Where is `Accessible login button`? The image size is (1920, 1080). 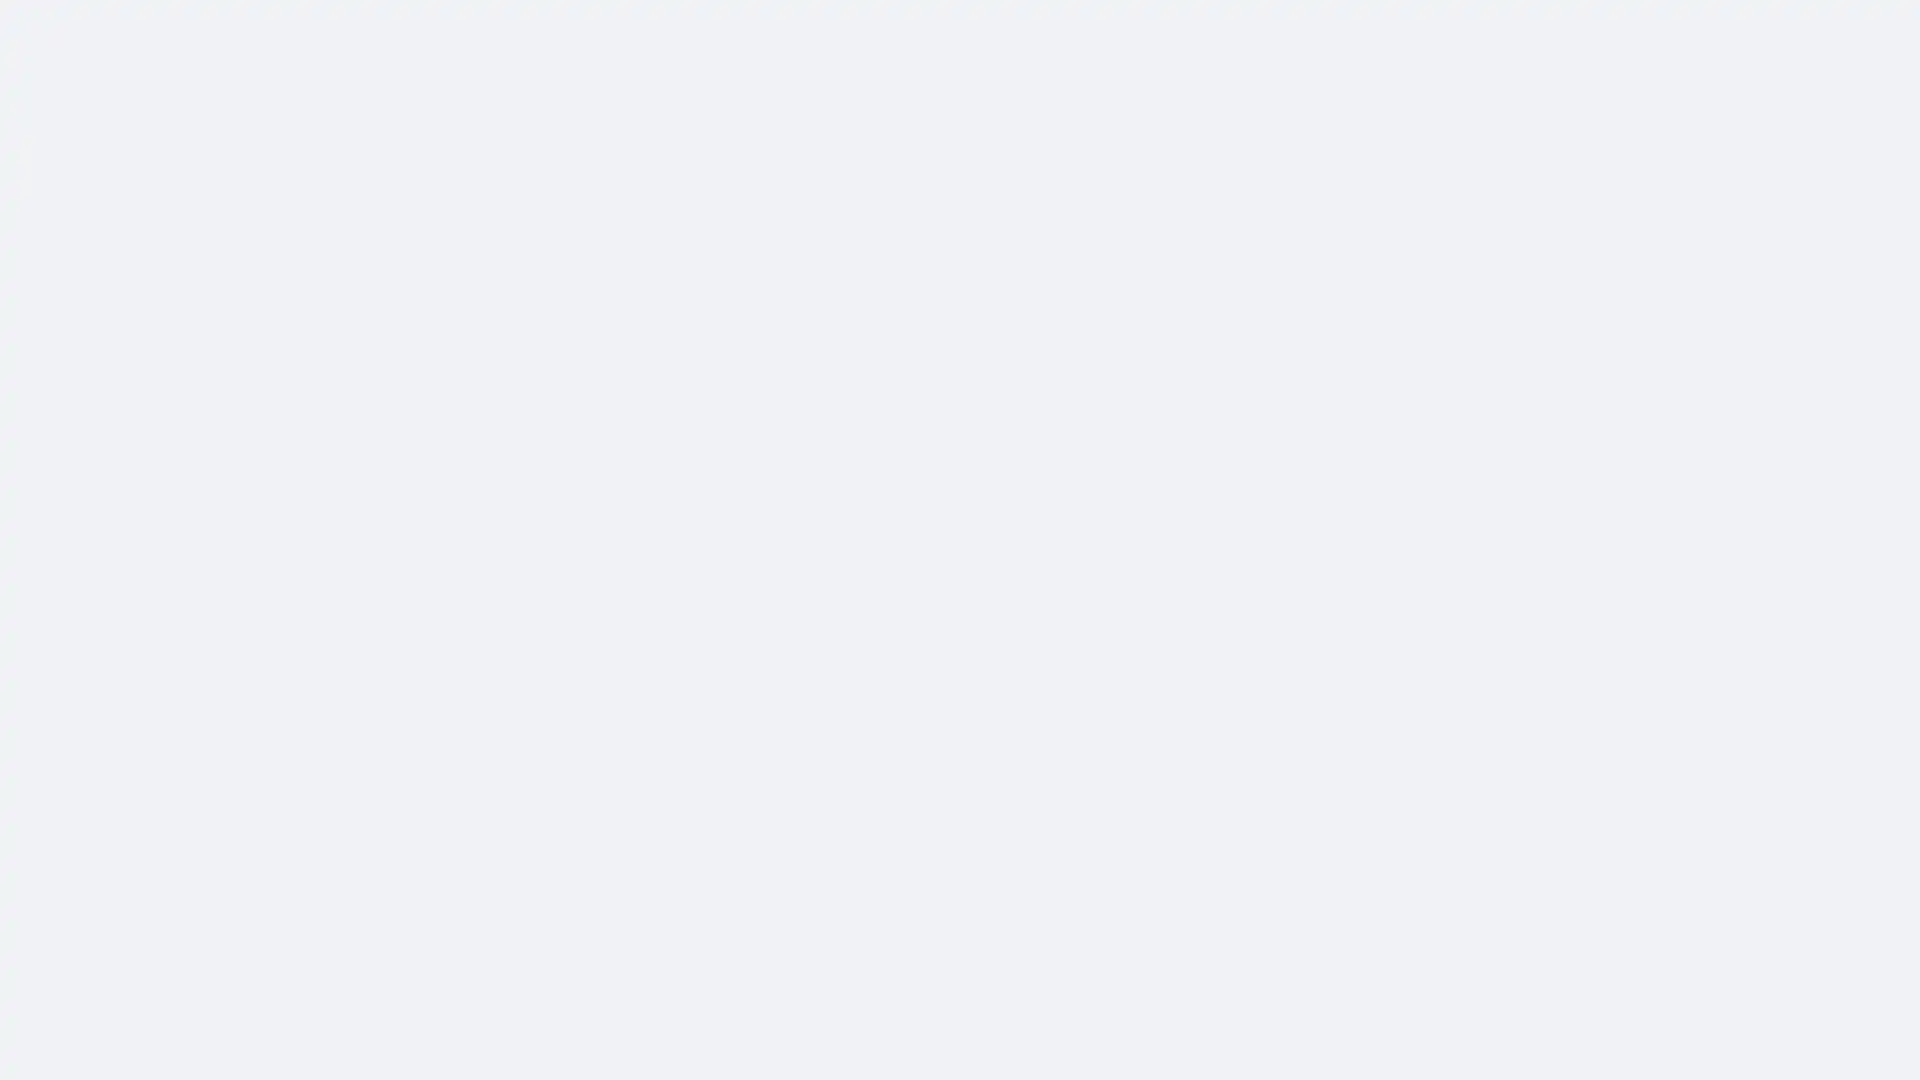
Accessible login button is located at coordinates (1714, 27).